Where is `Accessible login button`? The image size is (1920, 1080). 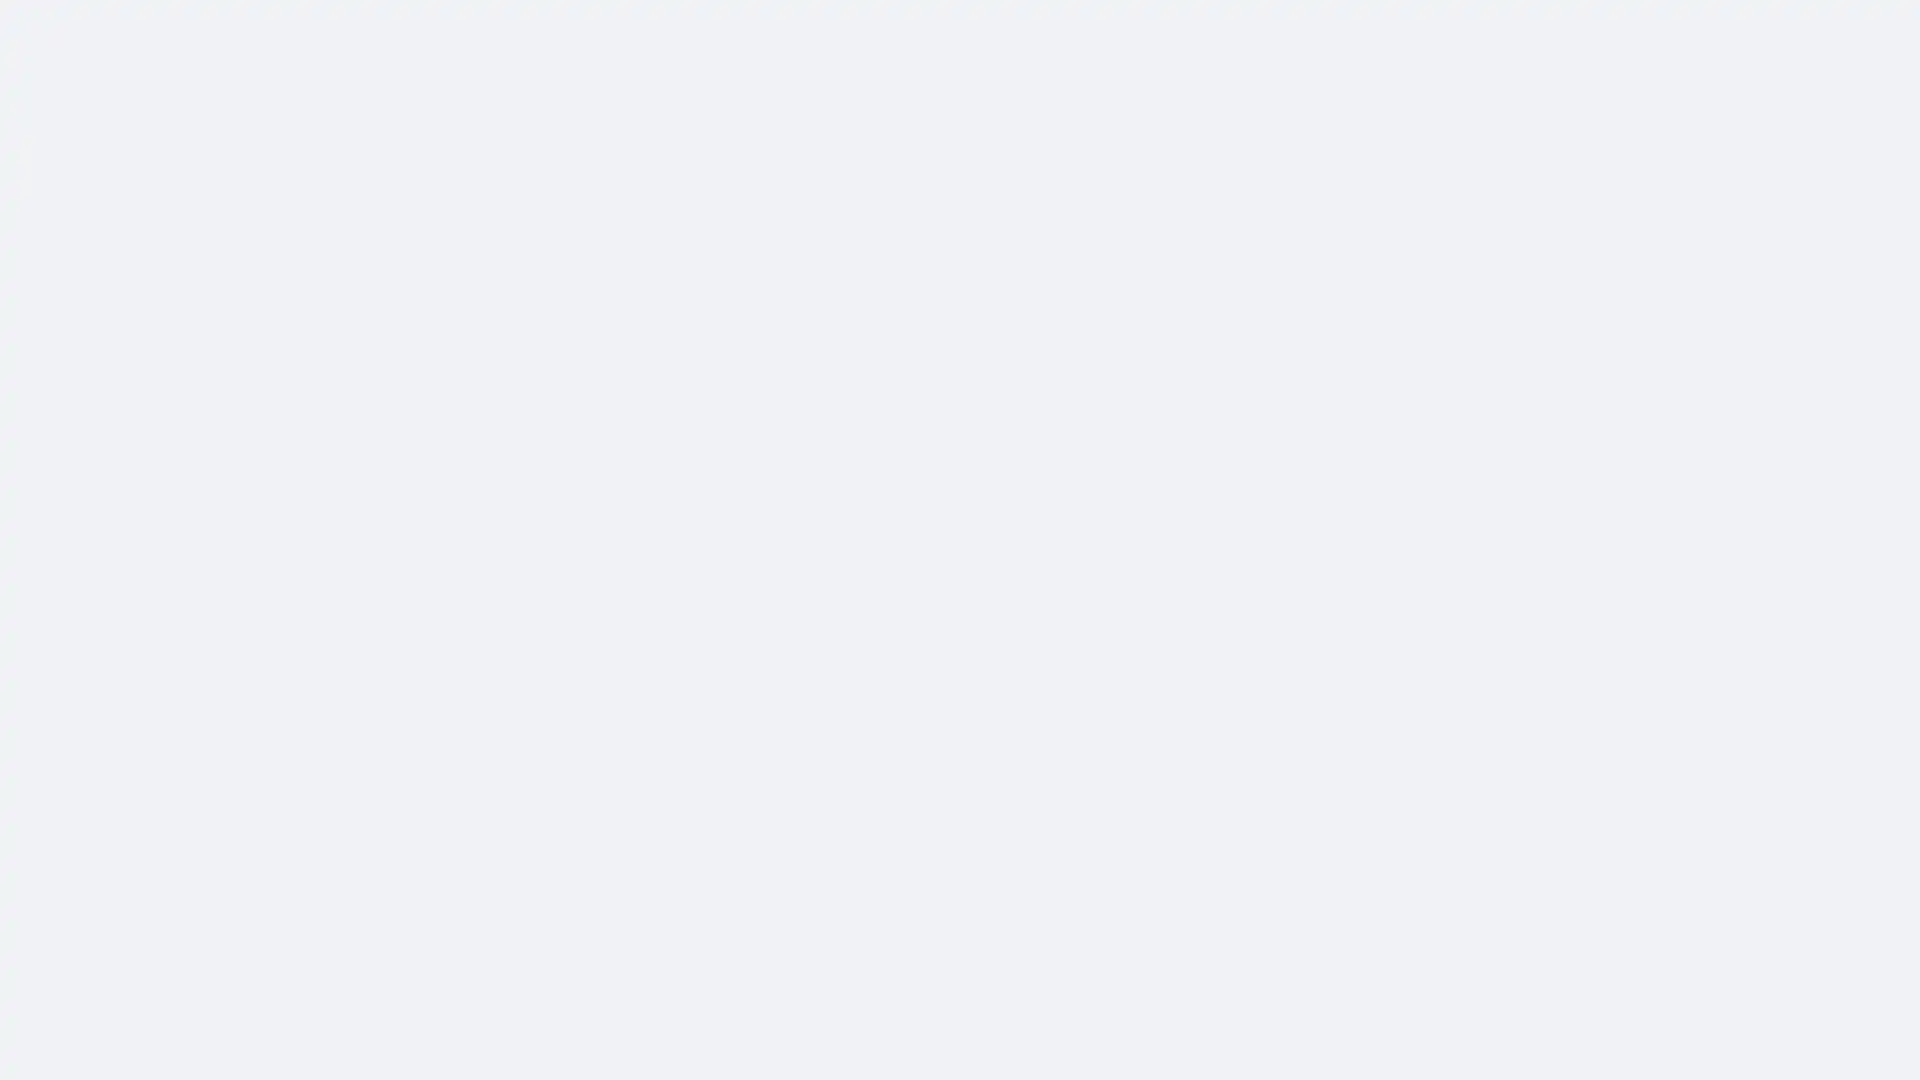
Accessible login button is located at coordinates (1714, 27).